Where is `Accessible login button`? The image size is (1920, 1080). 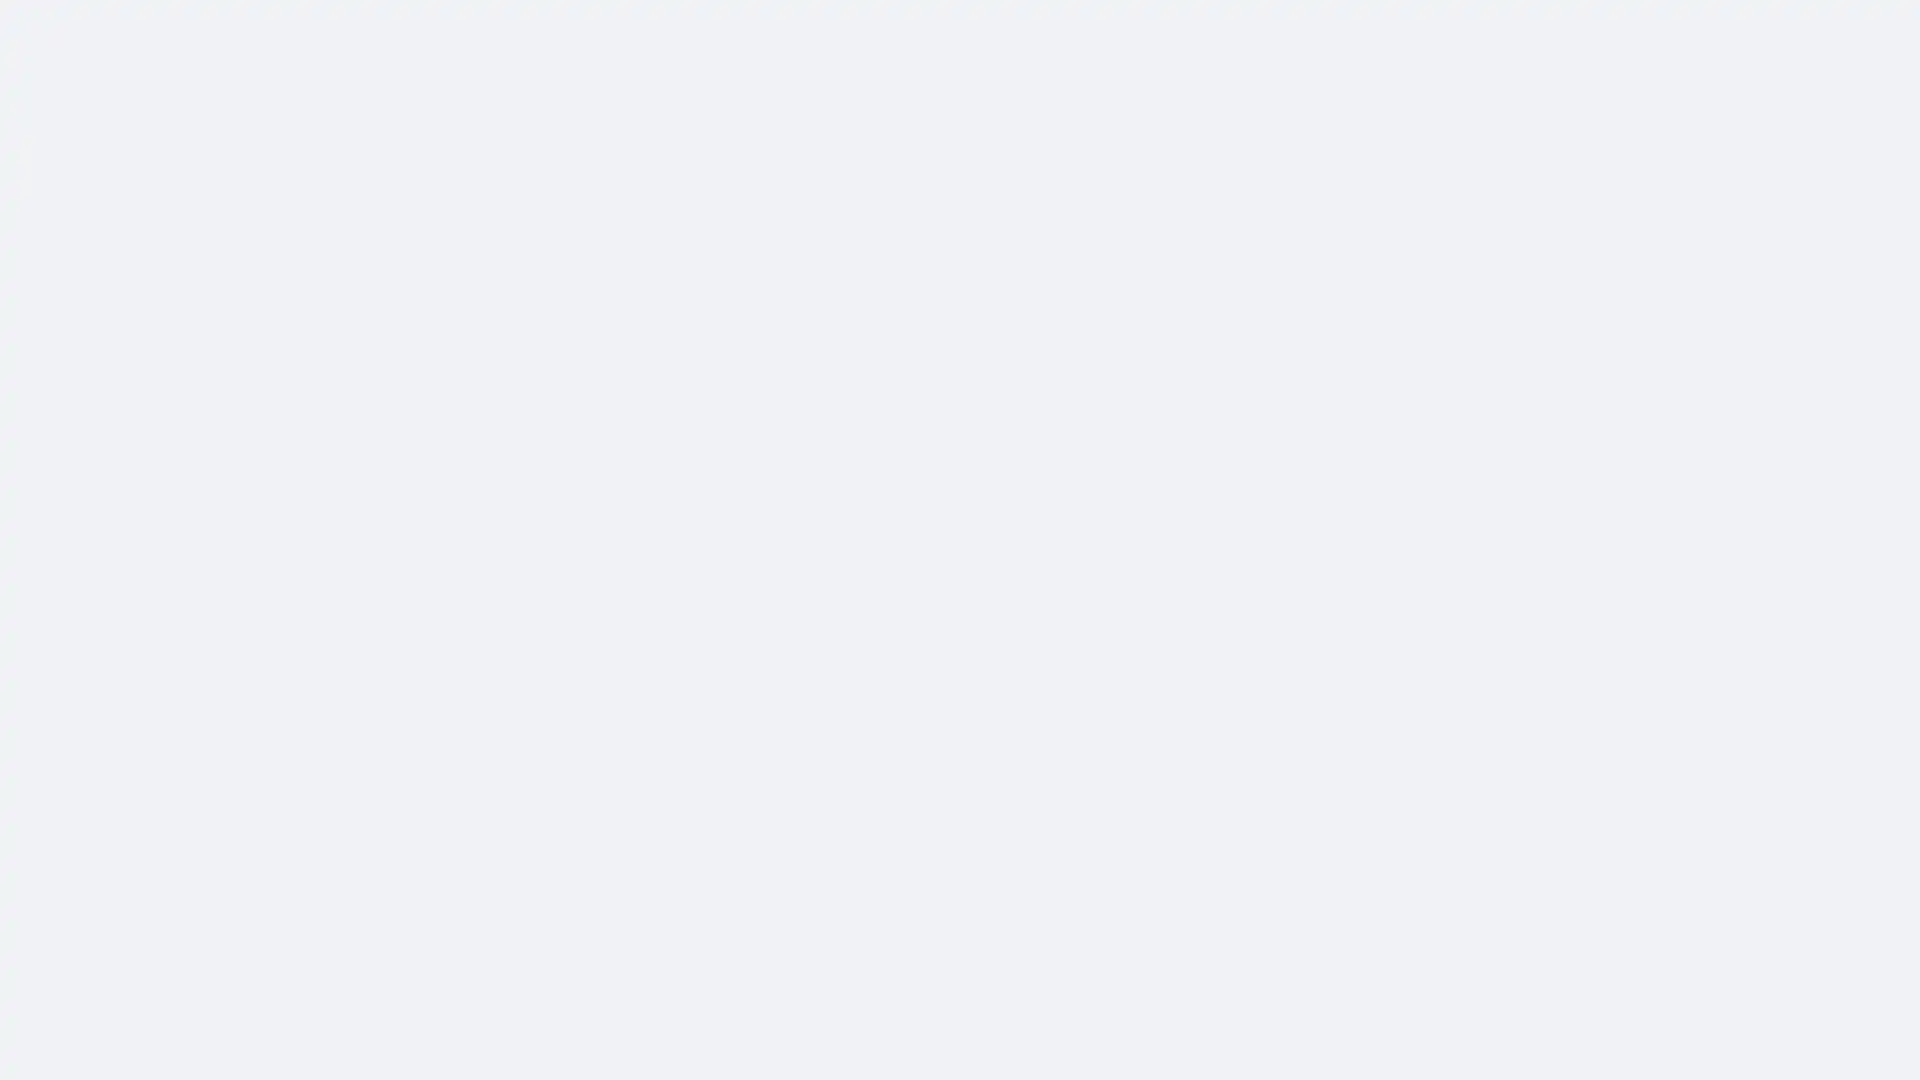
Accessible login button is located at coordinates (1714, 27).